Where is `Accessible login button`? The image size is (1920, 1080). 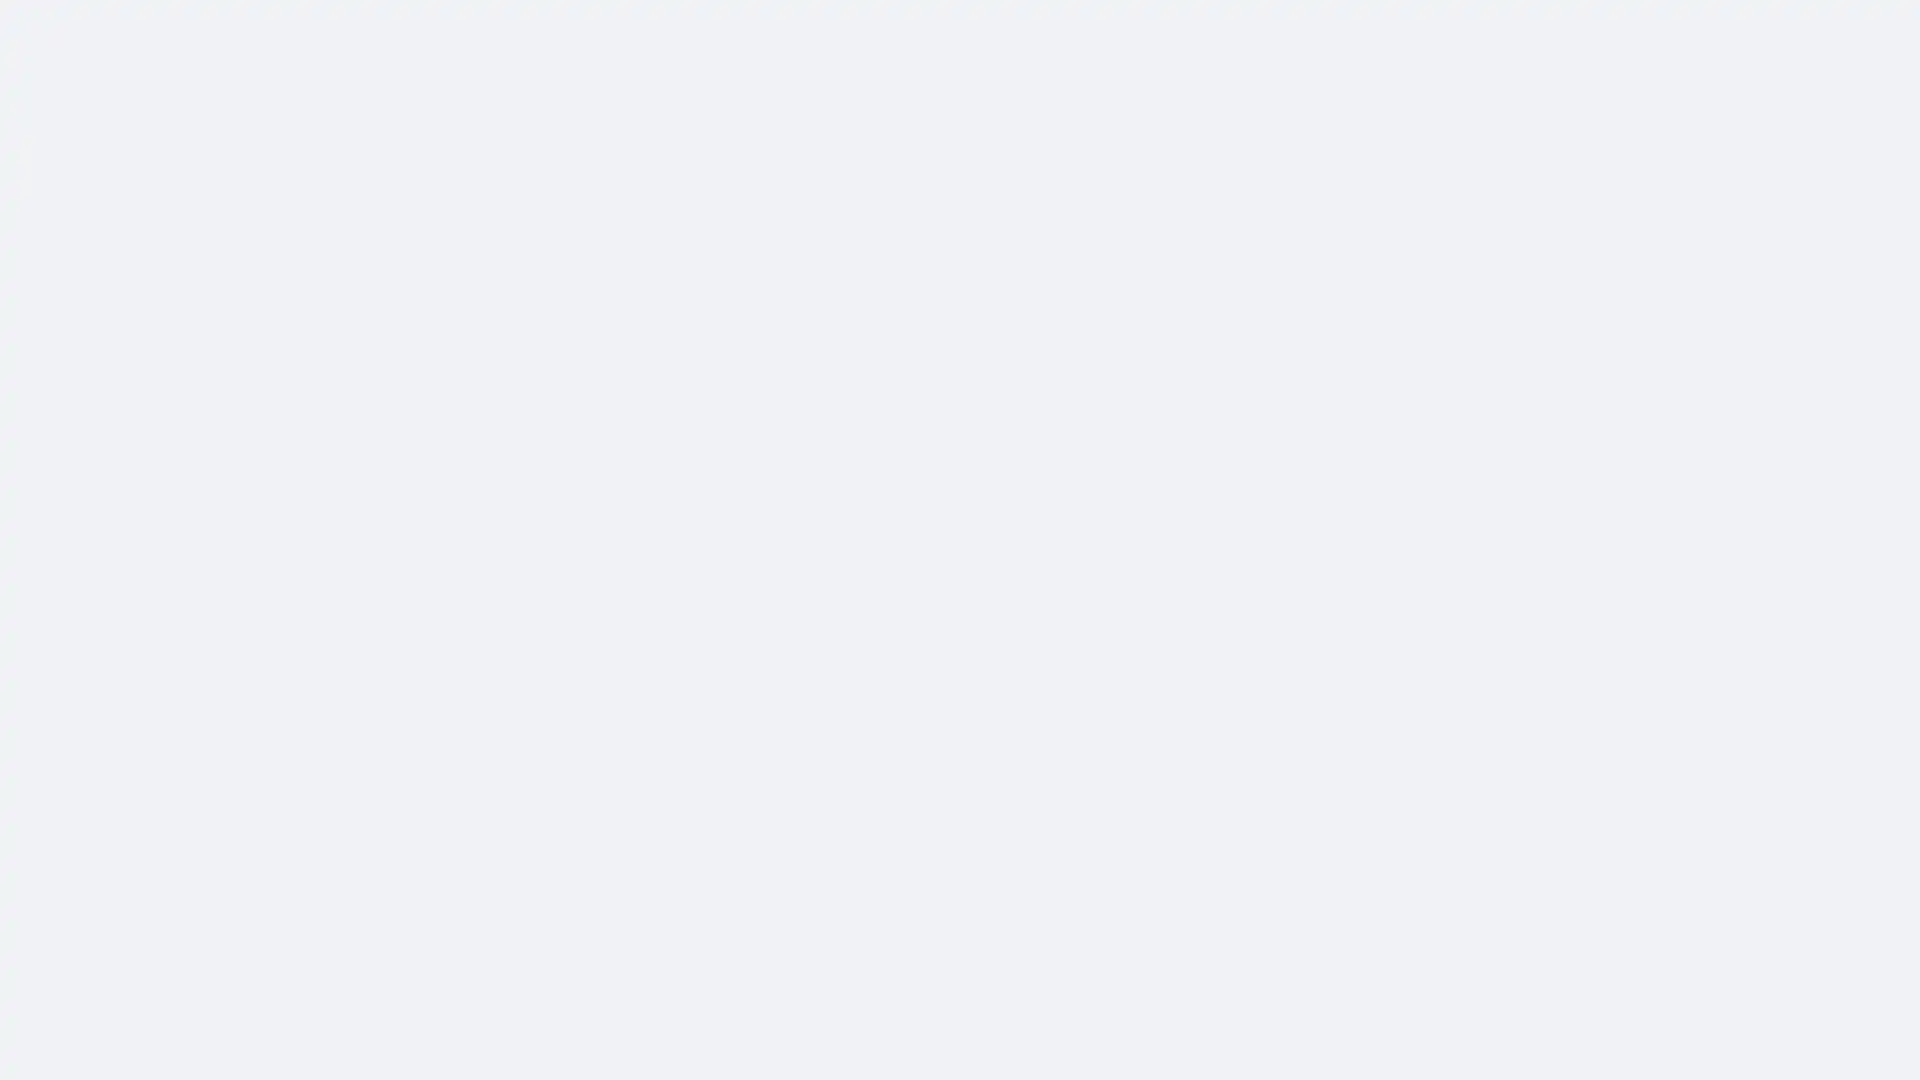
Accessible login button is located at coordinates (1714, 27).